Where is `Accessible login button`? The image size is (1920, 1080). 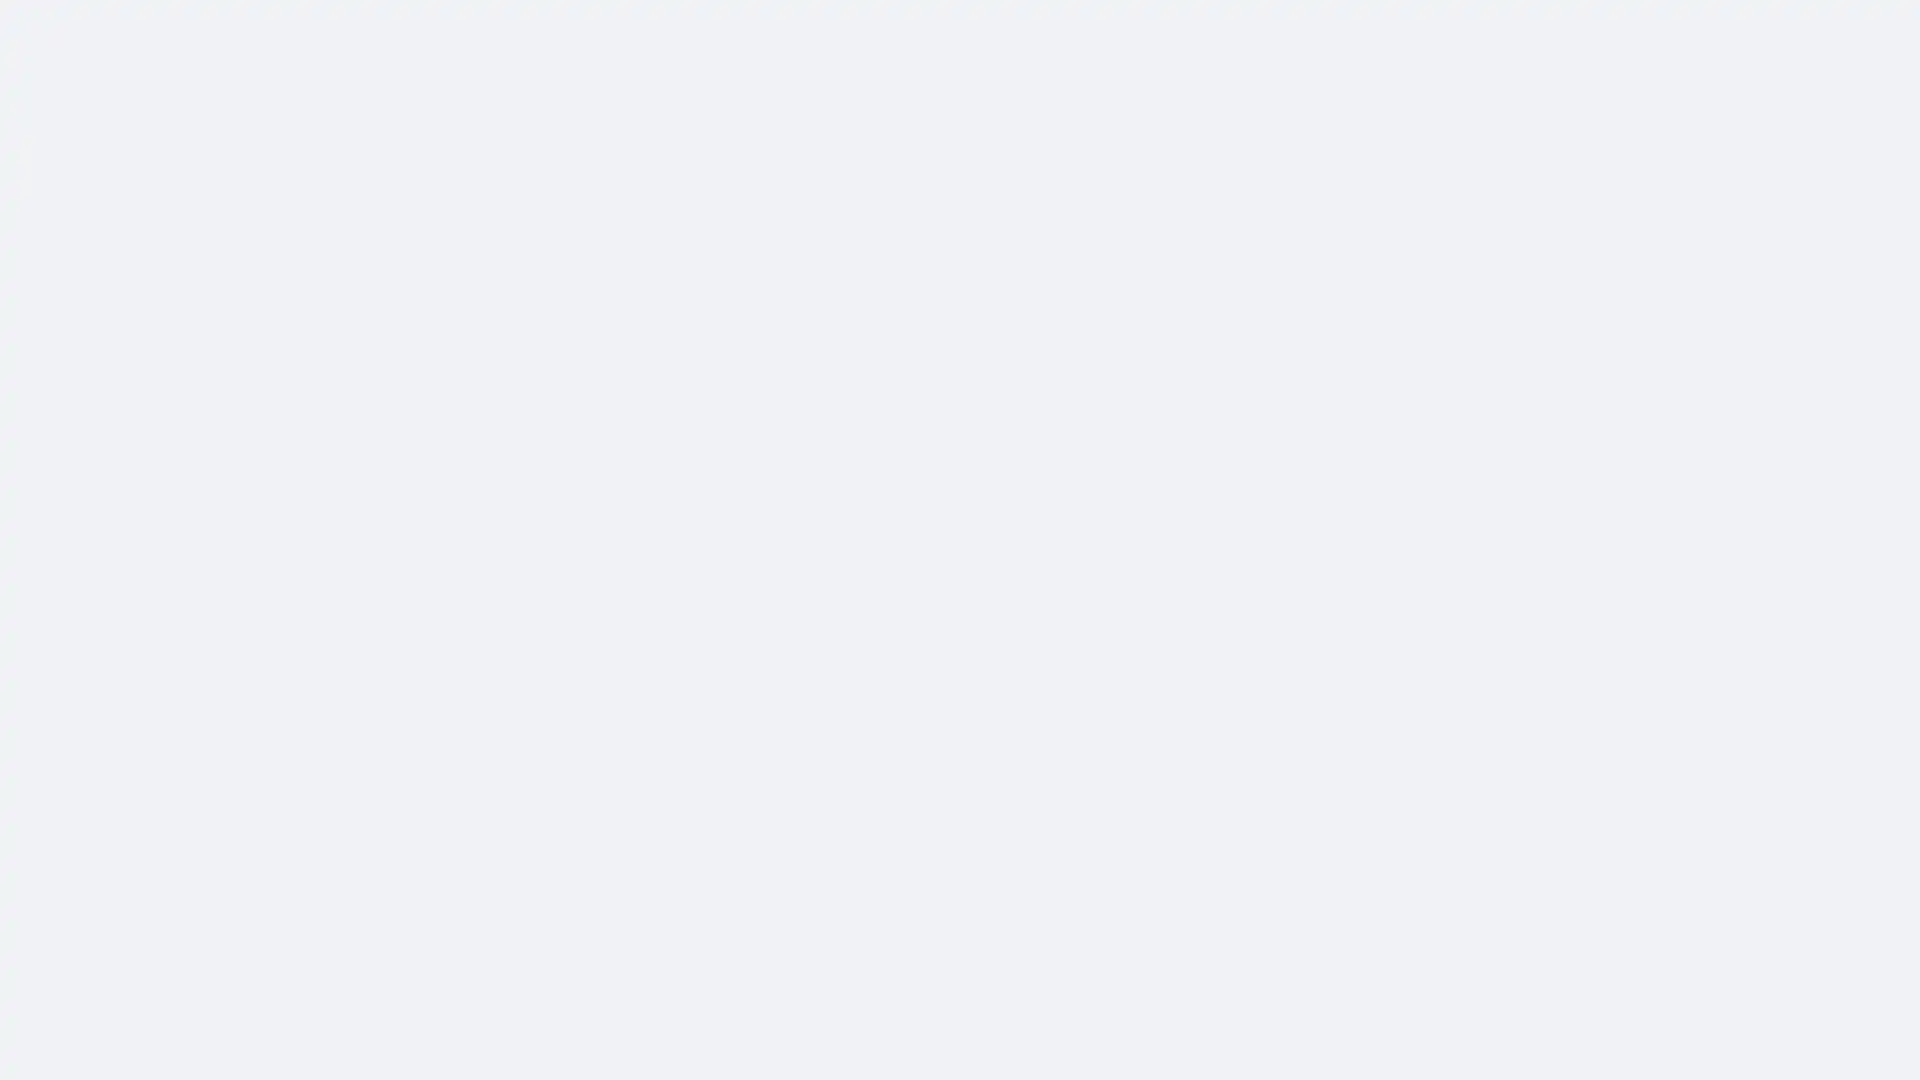
Accessible login button is located at coordinates (1714, 27).